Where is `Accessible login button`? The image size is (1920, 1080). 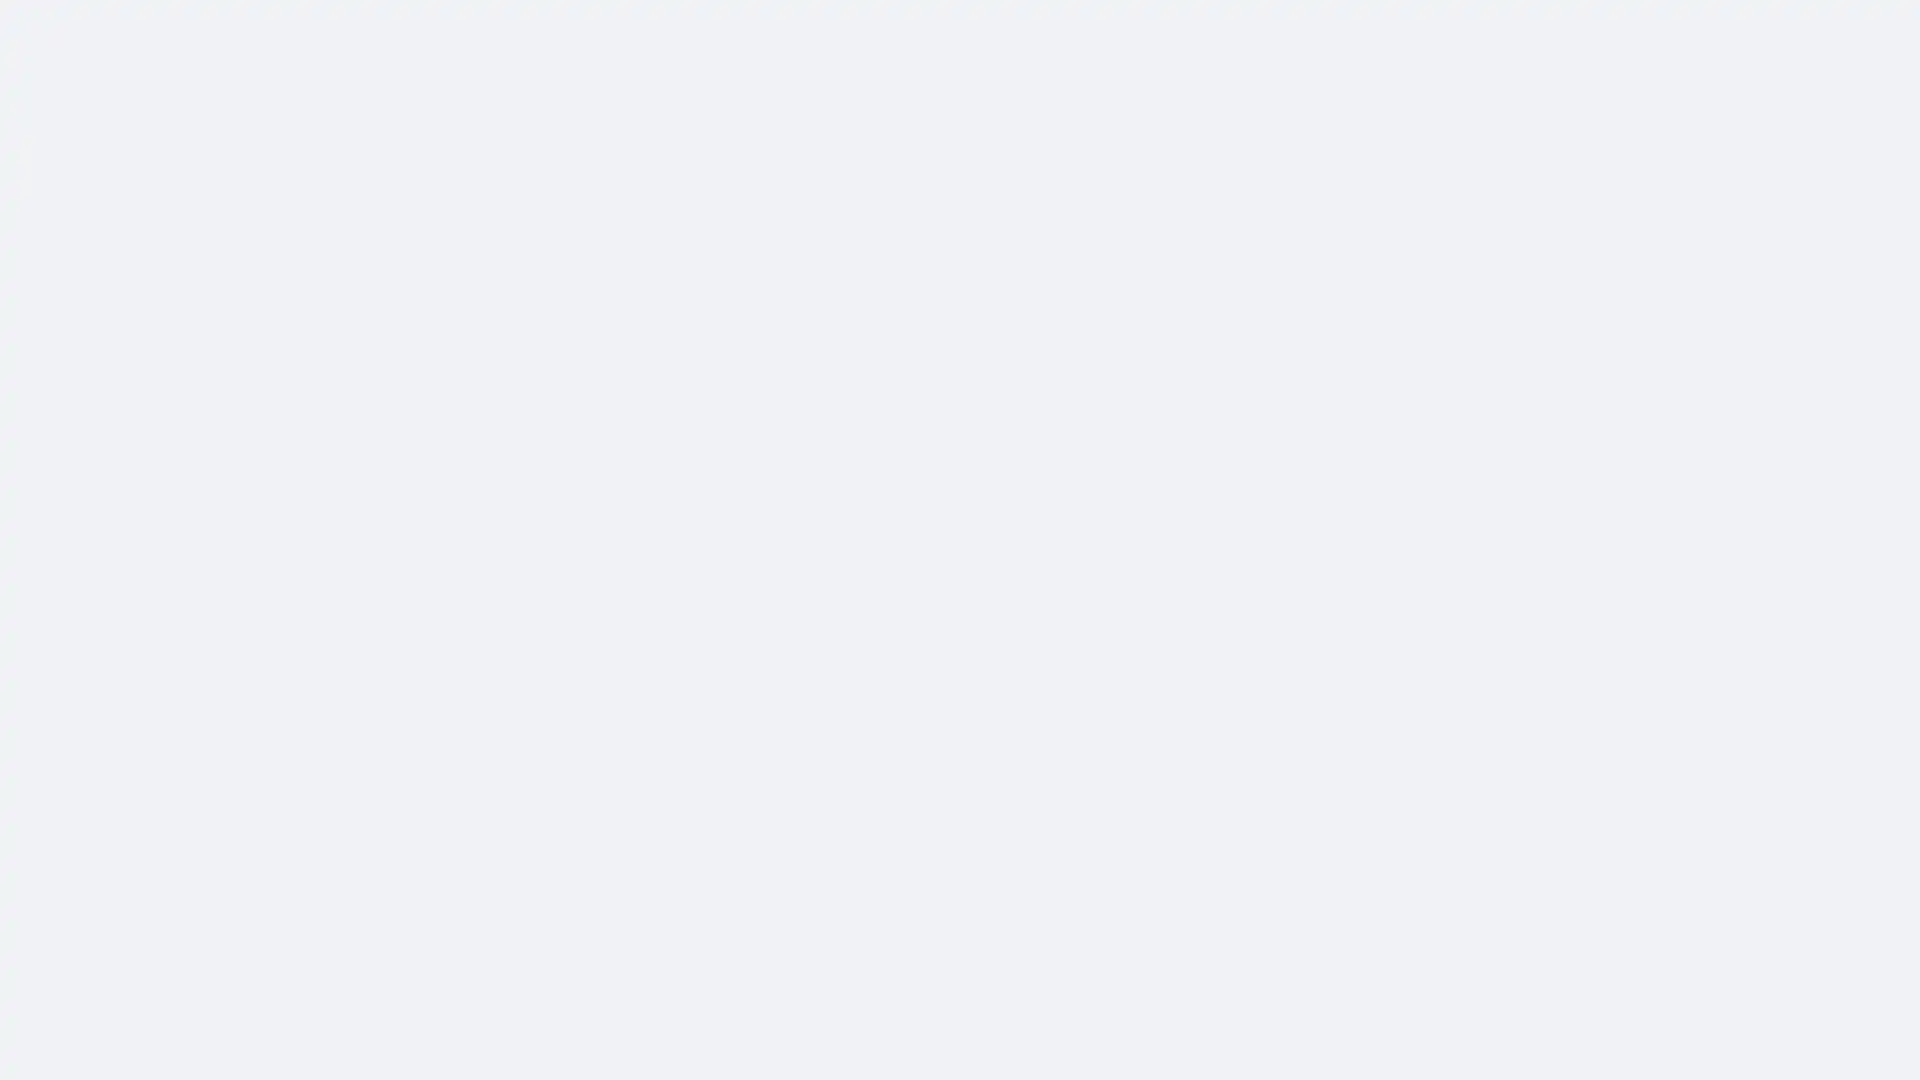
Accessible login button is located at coordinates (1714, 27).